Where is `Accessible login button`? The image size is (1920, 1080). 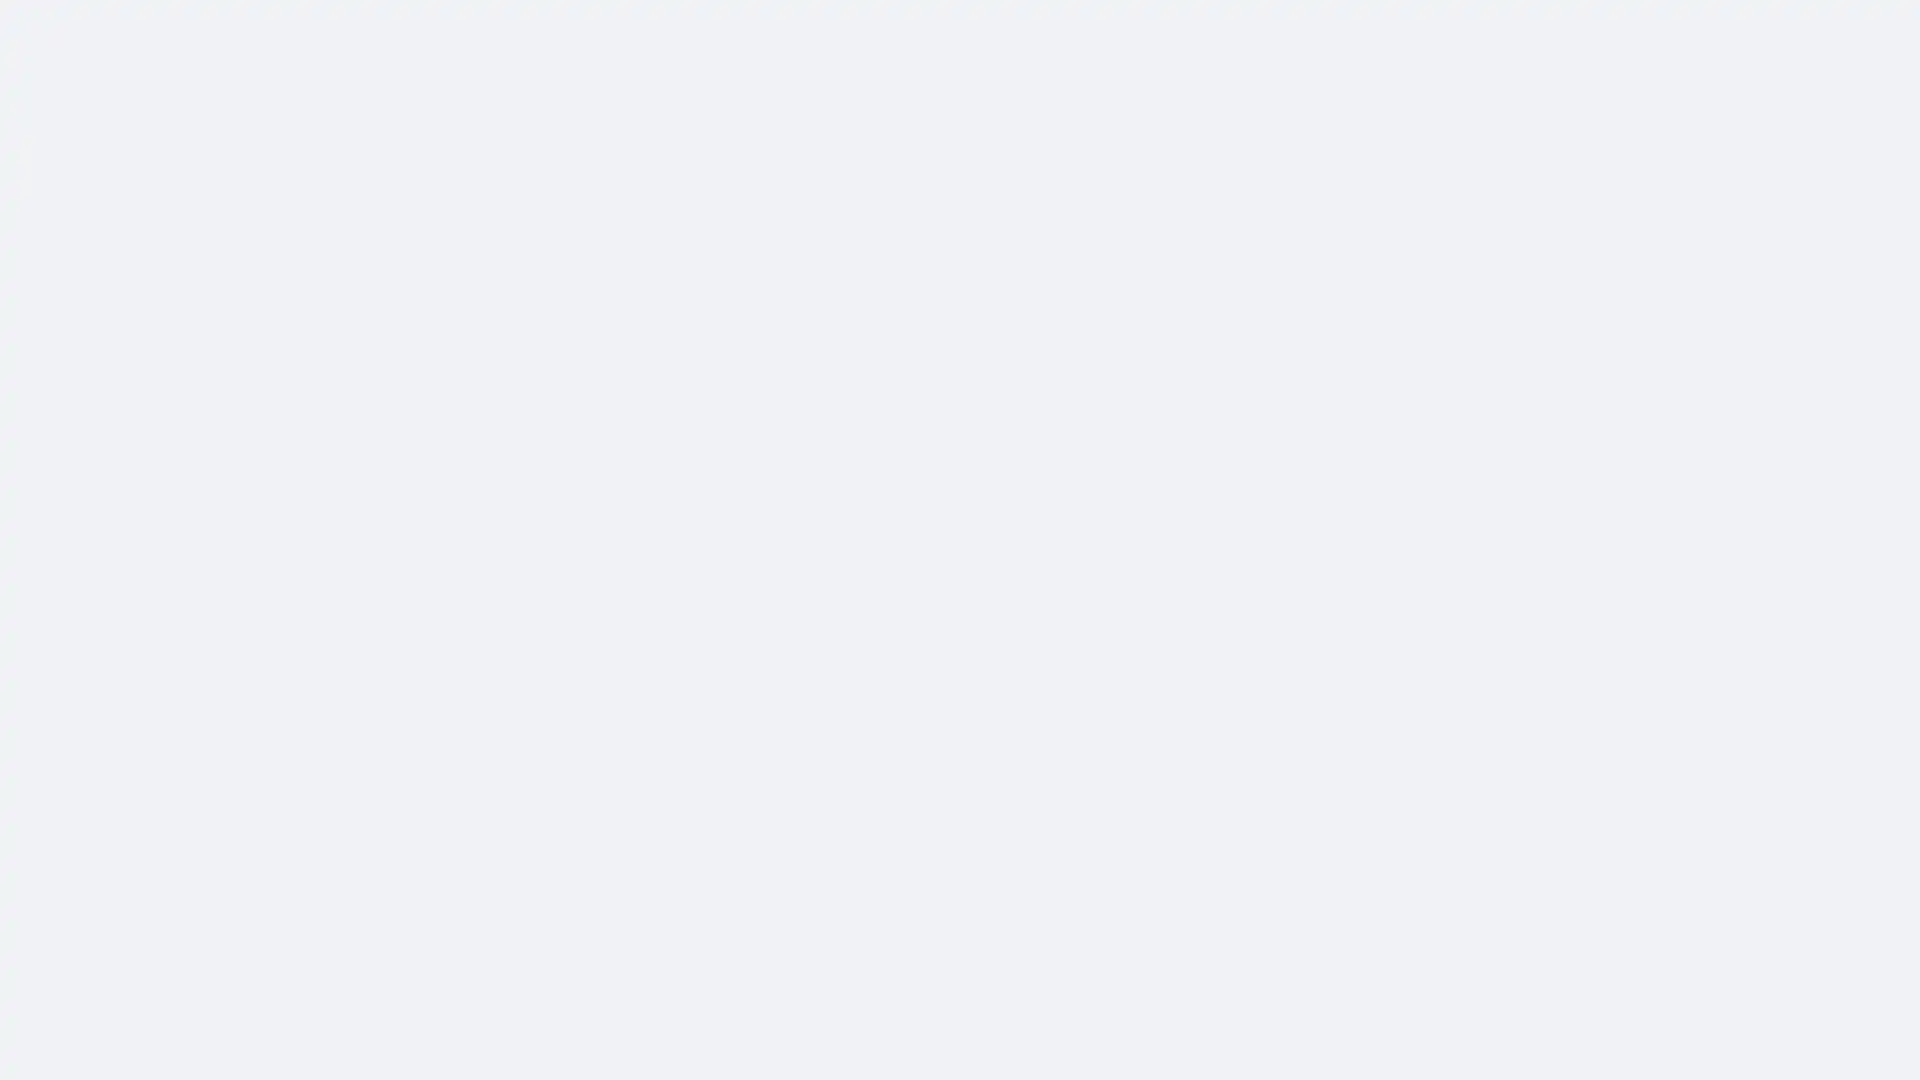
Accessible login button is located at coordinates (1714, 27).